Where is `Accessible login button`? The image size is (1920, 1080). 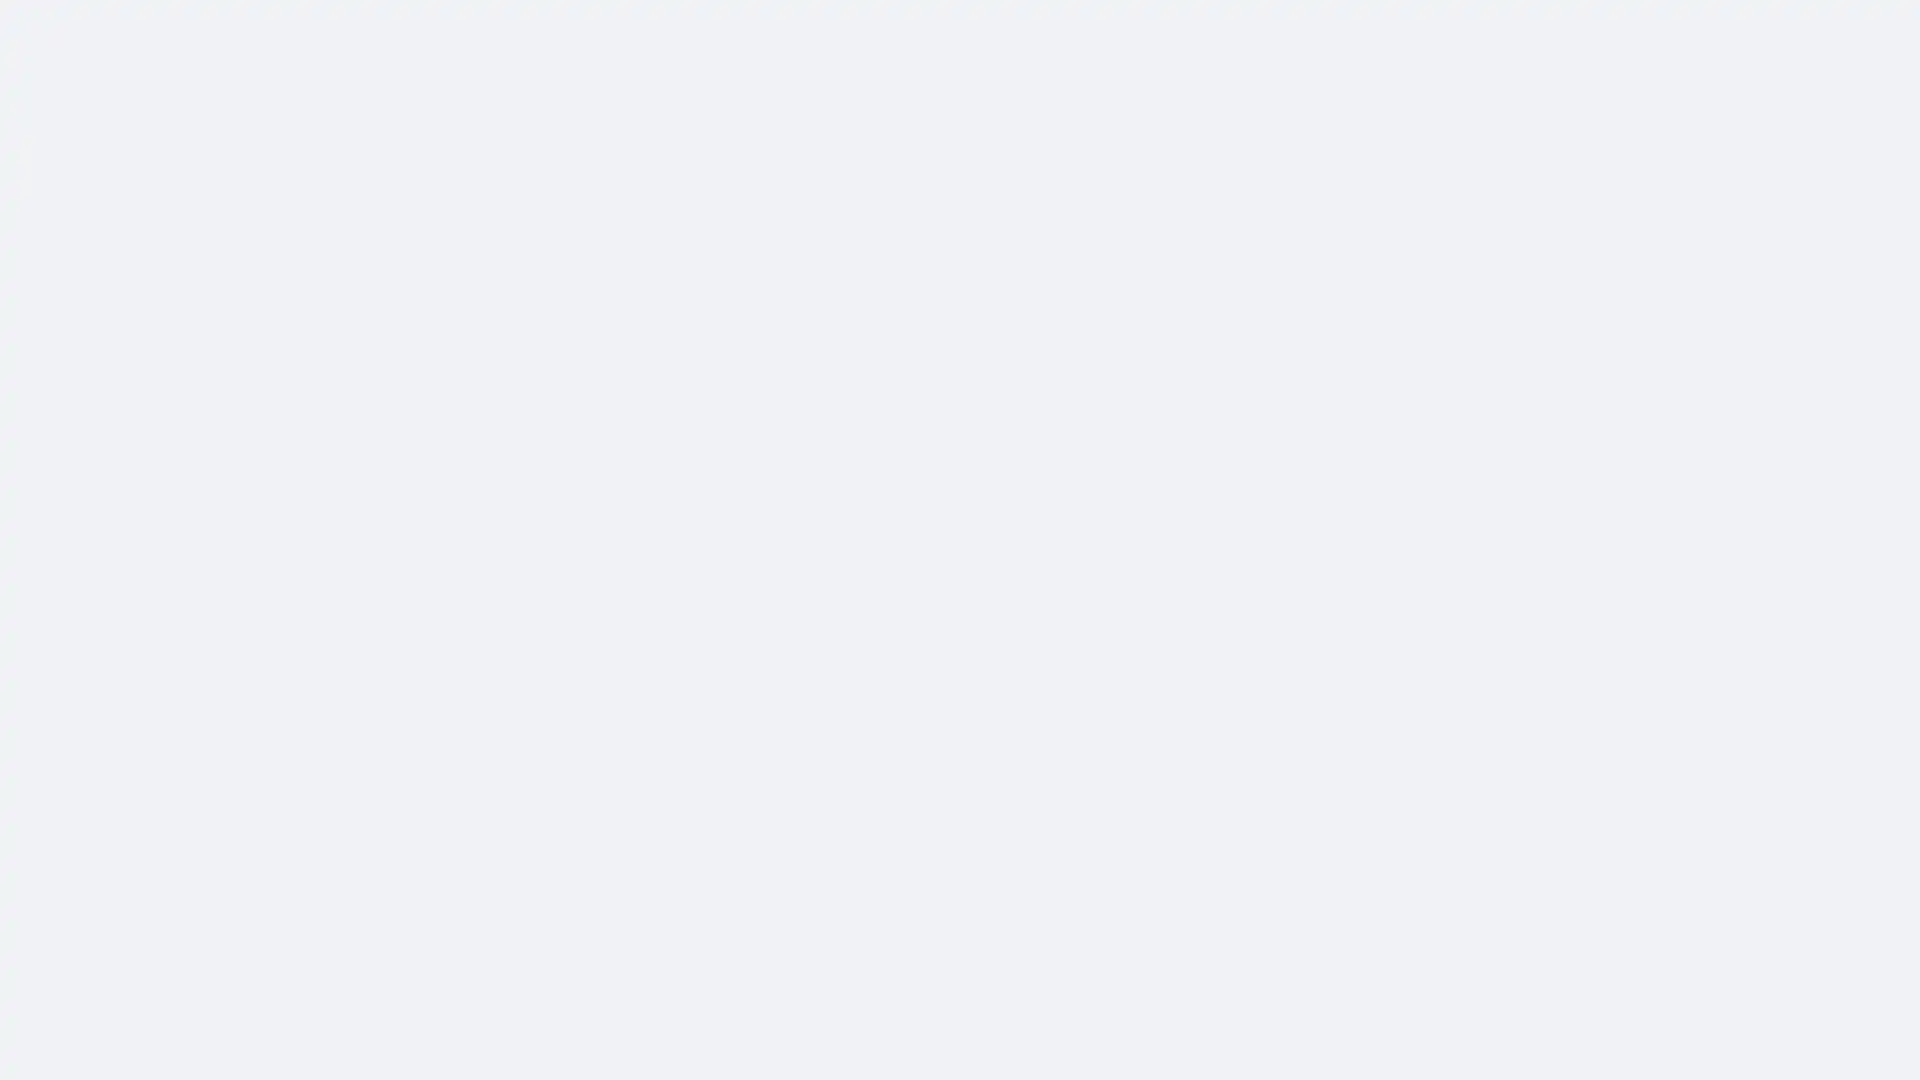
Accessible login button is located at coordinates (1714, 27).